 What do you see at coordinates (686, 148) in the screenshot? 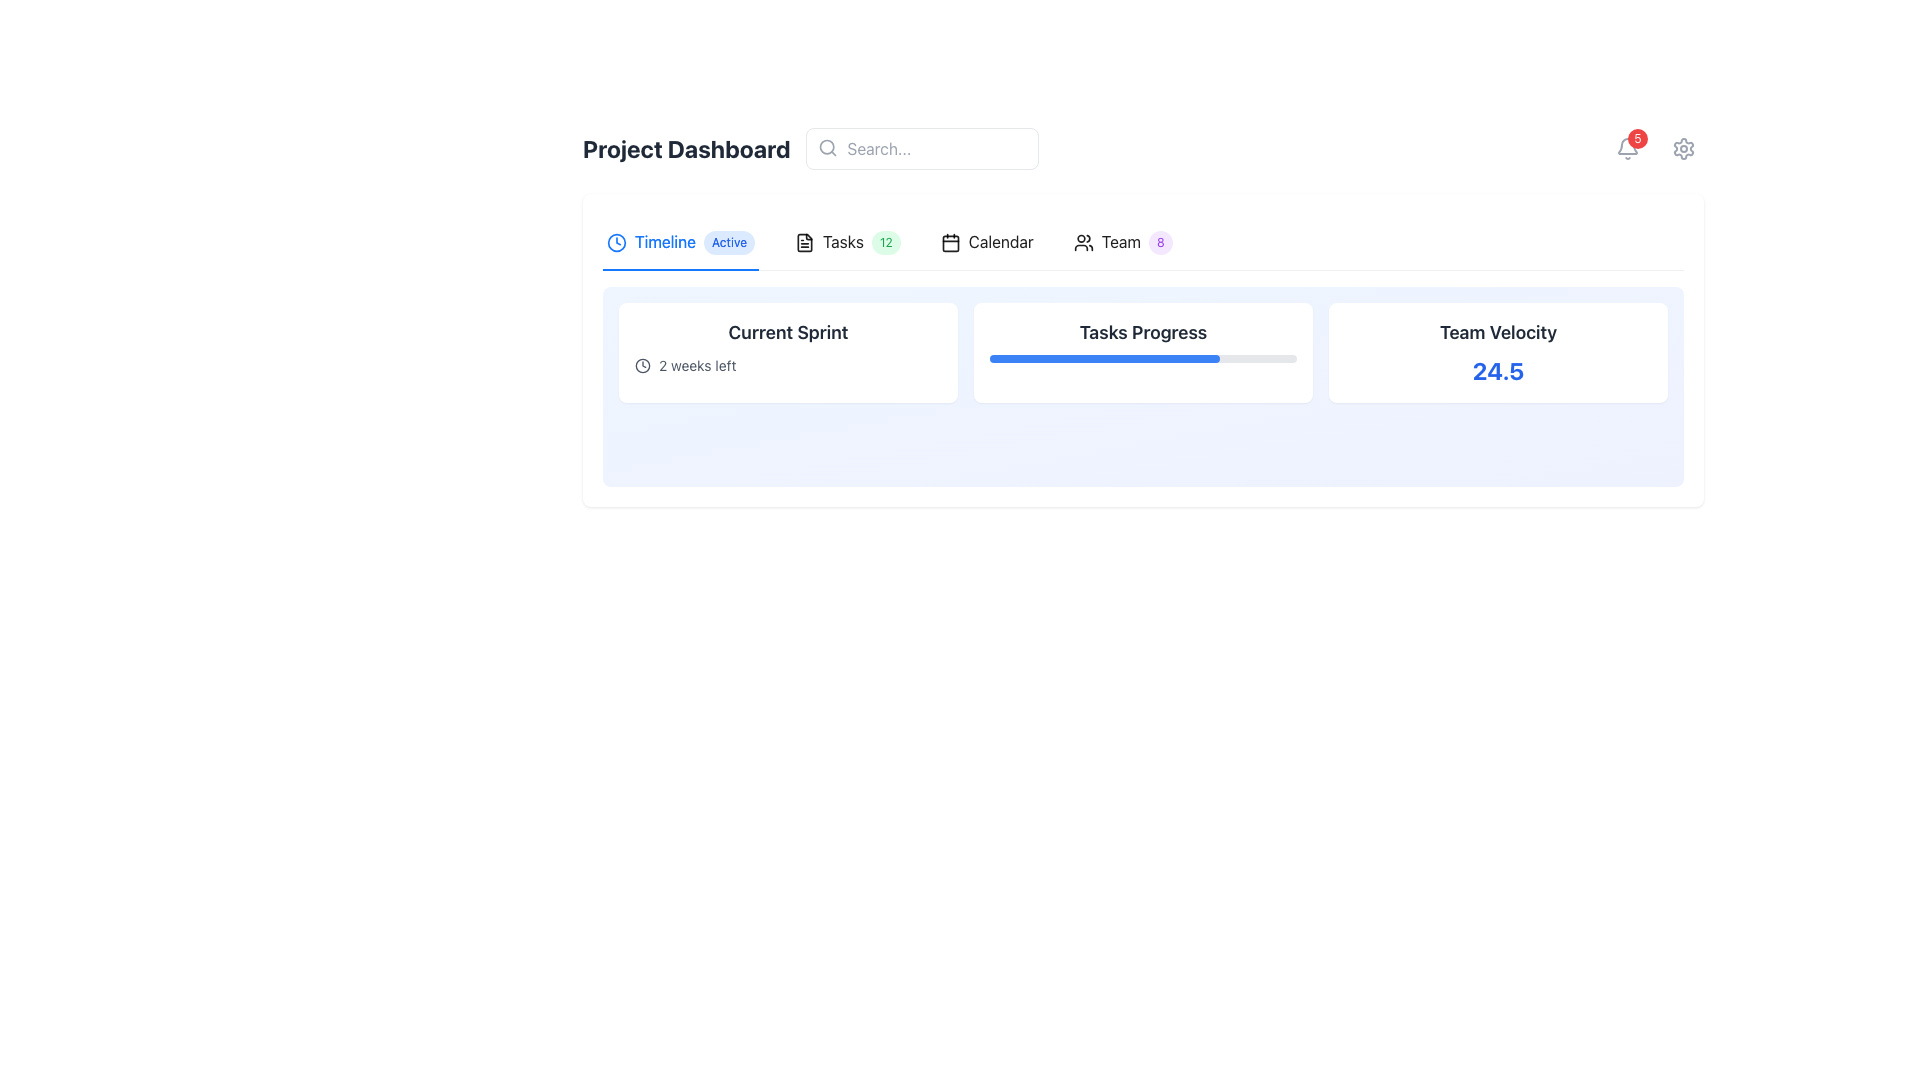
I see `text of the heading that indicates the user is viewing the Project Dashboard, located at the top-left of the page` at bounding box center [686, 148].